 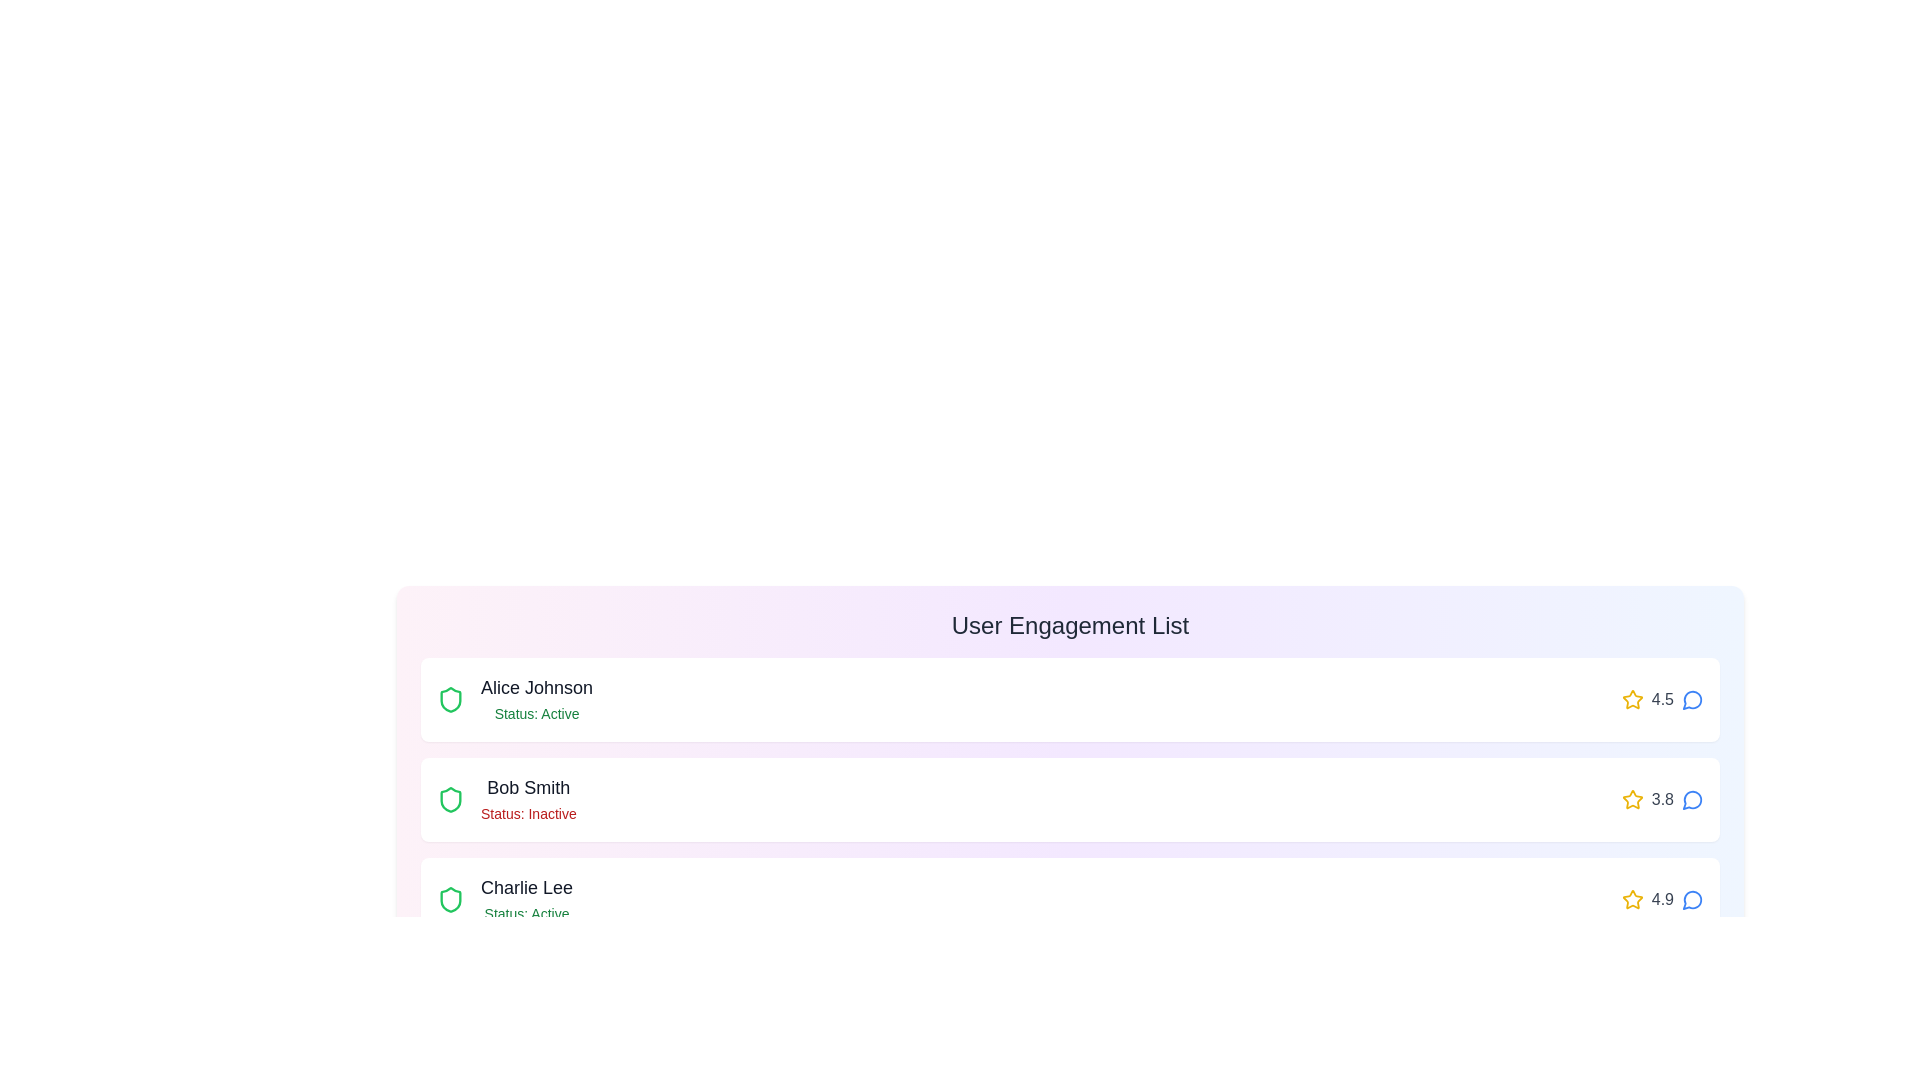 What do you see at coordinates (1069, 798) in the screenshot?
I see `the user entry Bob Smith to observe additional effects` at bounding box center [1069, 798].